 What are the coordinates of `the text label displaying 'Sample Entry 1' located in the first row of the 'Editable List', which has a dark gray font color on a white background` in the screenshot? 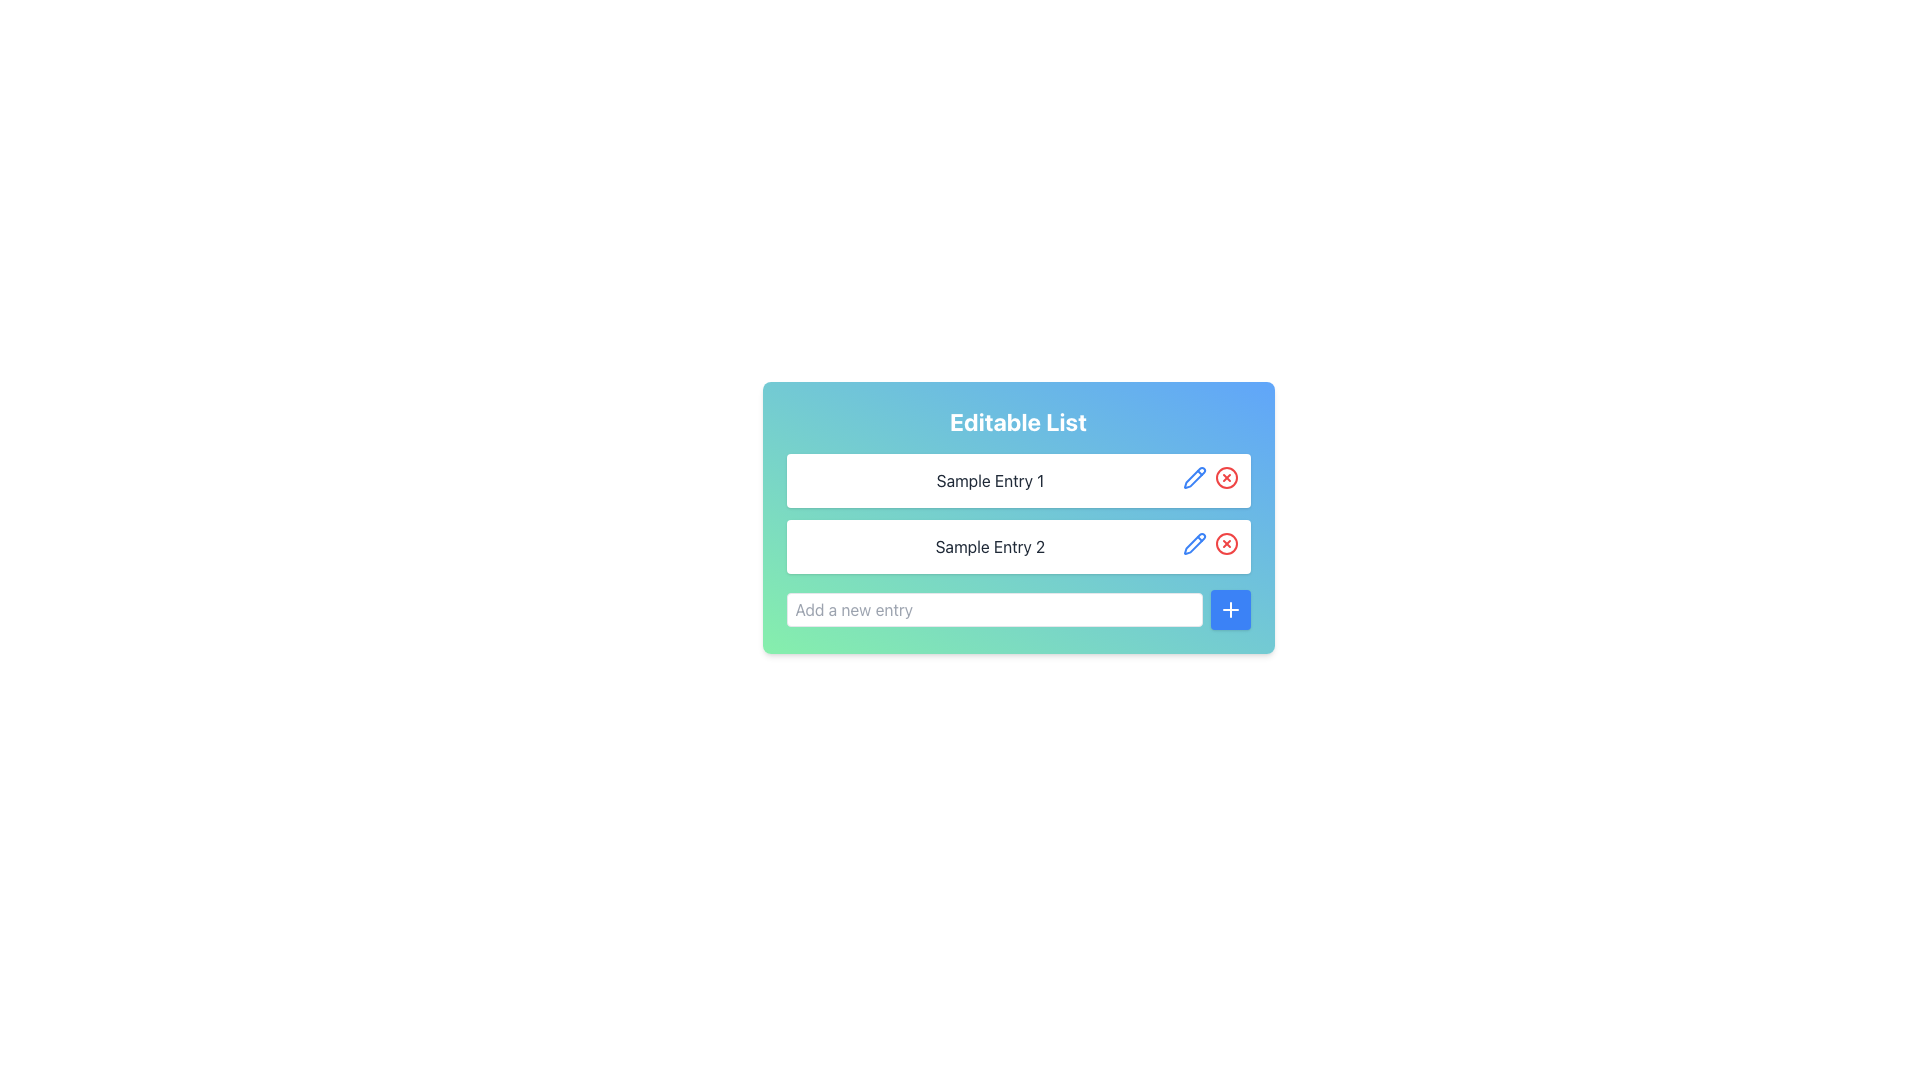 It's located at (990, 481).